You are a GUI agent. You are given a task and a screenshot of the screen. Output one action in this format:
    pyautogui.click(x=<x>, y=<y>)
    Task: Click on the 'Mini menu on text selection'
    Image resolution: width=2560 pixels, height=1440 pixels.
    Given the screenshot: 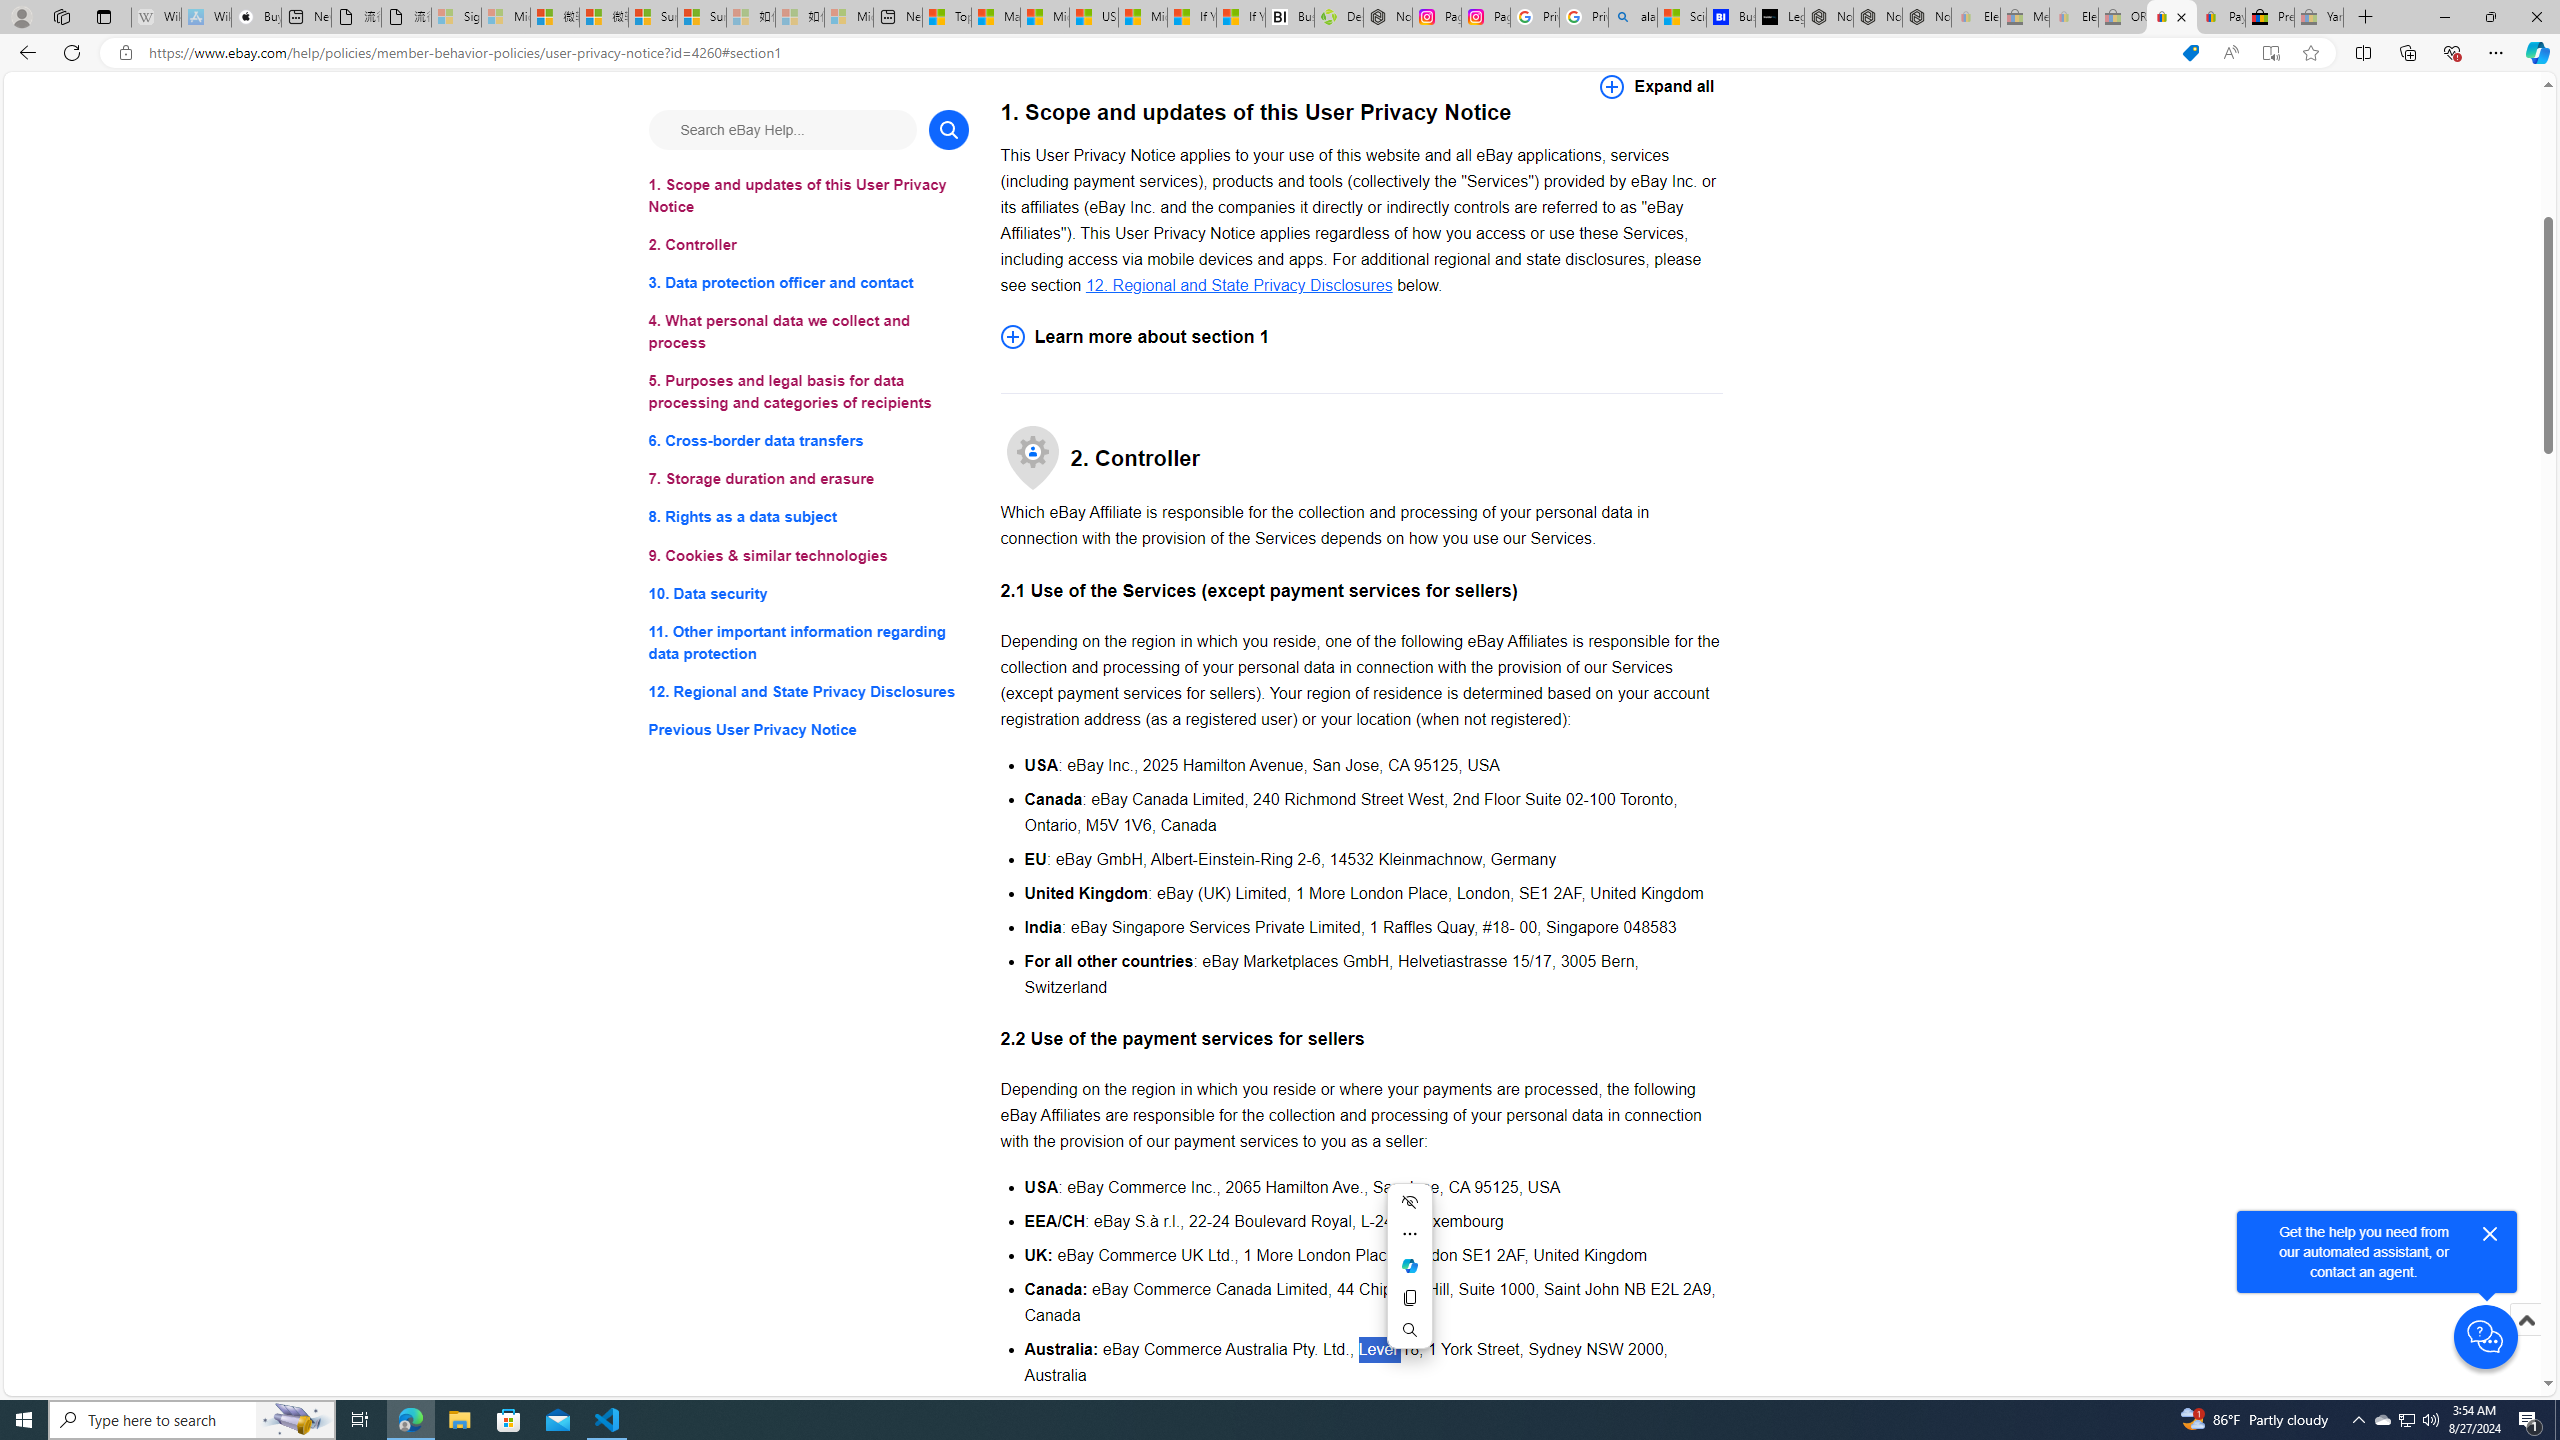 What is the action you would take?
    pyautogui.click(x=1410, y=1278)
    